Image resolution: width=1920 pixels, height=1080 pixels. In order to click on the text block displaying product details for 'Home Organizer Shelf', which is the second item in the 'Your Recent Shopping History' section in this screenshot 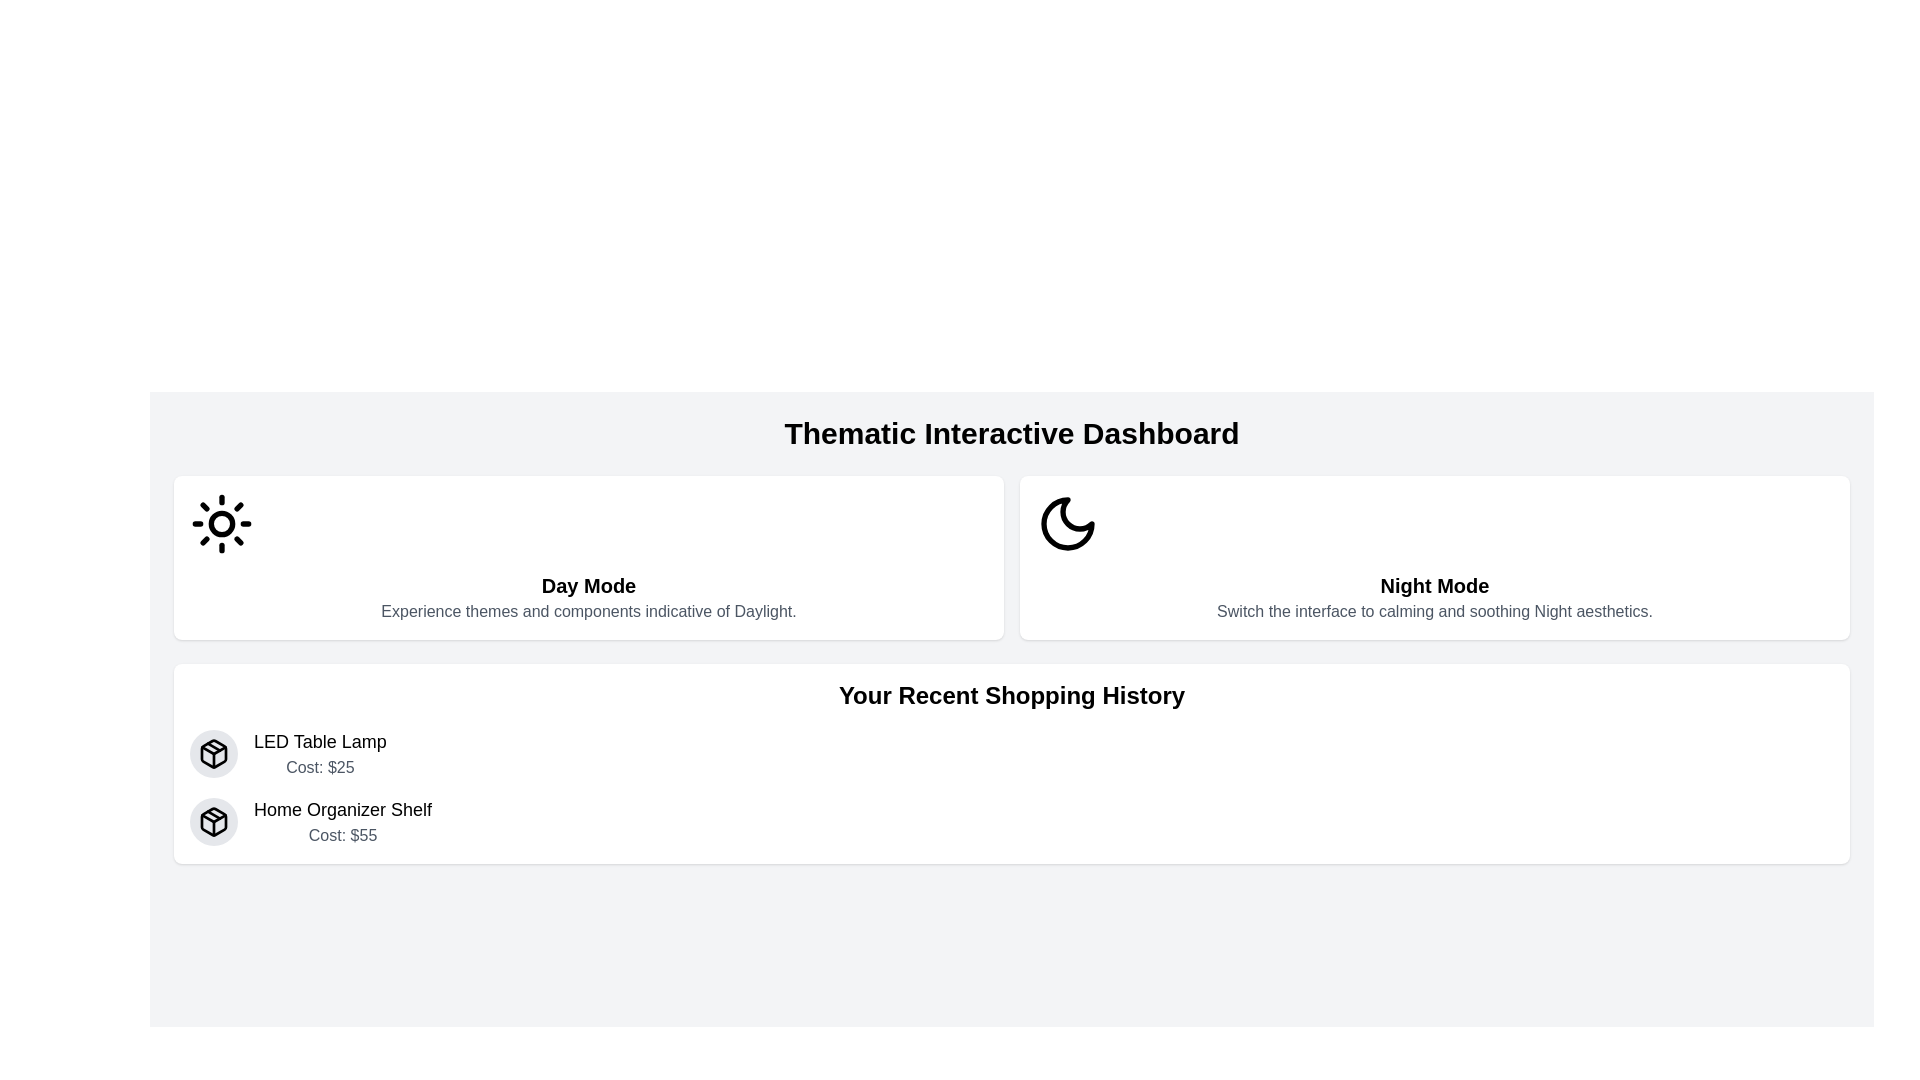, I will do `click(343, 821)`.